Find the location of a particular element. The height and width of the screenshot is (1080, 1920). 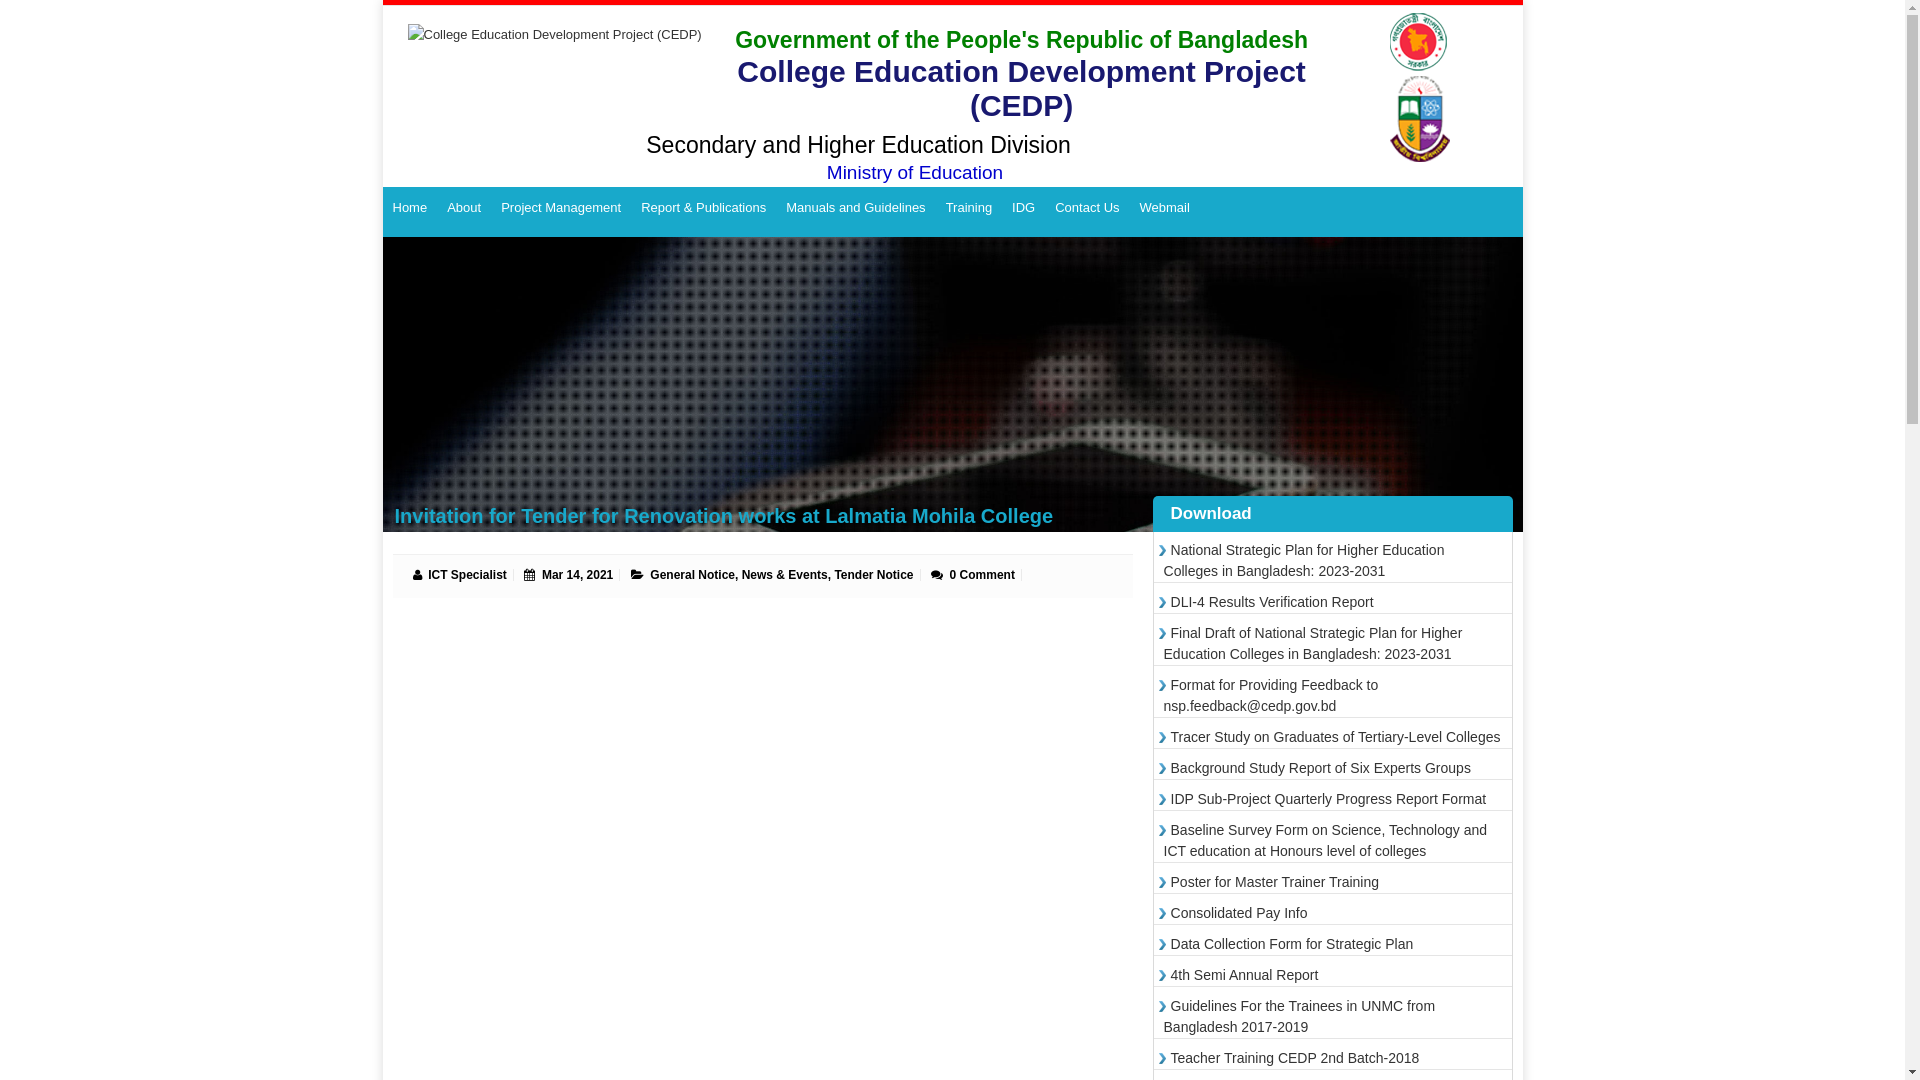

'Manuals and Guidelines' is located at coordinates (855, 208).